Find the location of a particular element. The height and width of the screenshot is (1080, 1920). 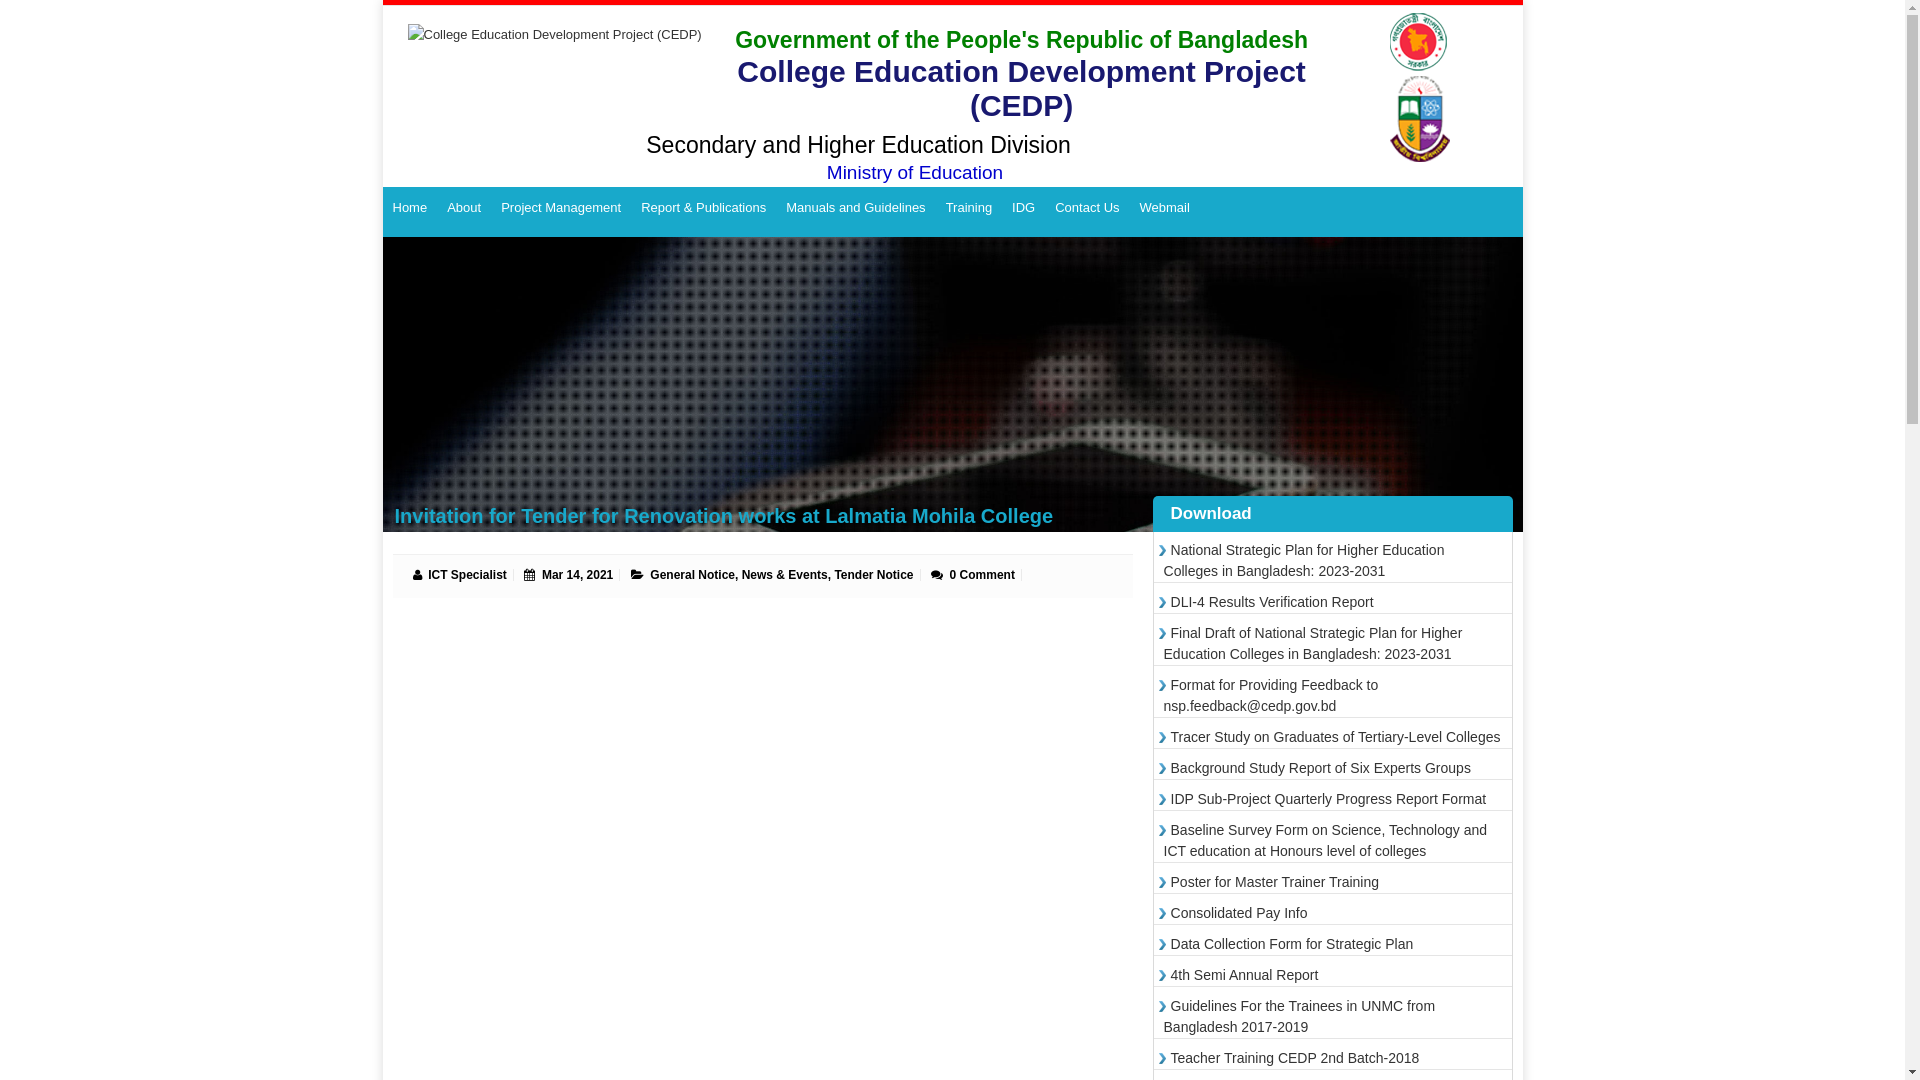

'Manuals and Guidelines' is located at coordinates (855, 208).